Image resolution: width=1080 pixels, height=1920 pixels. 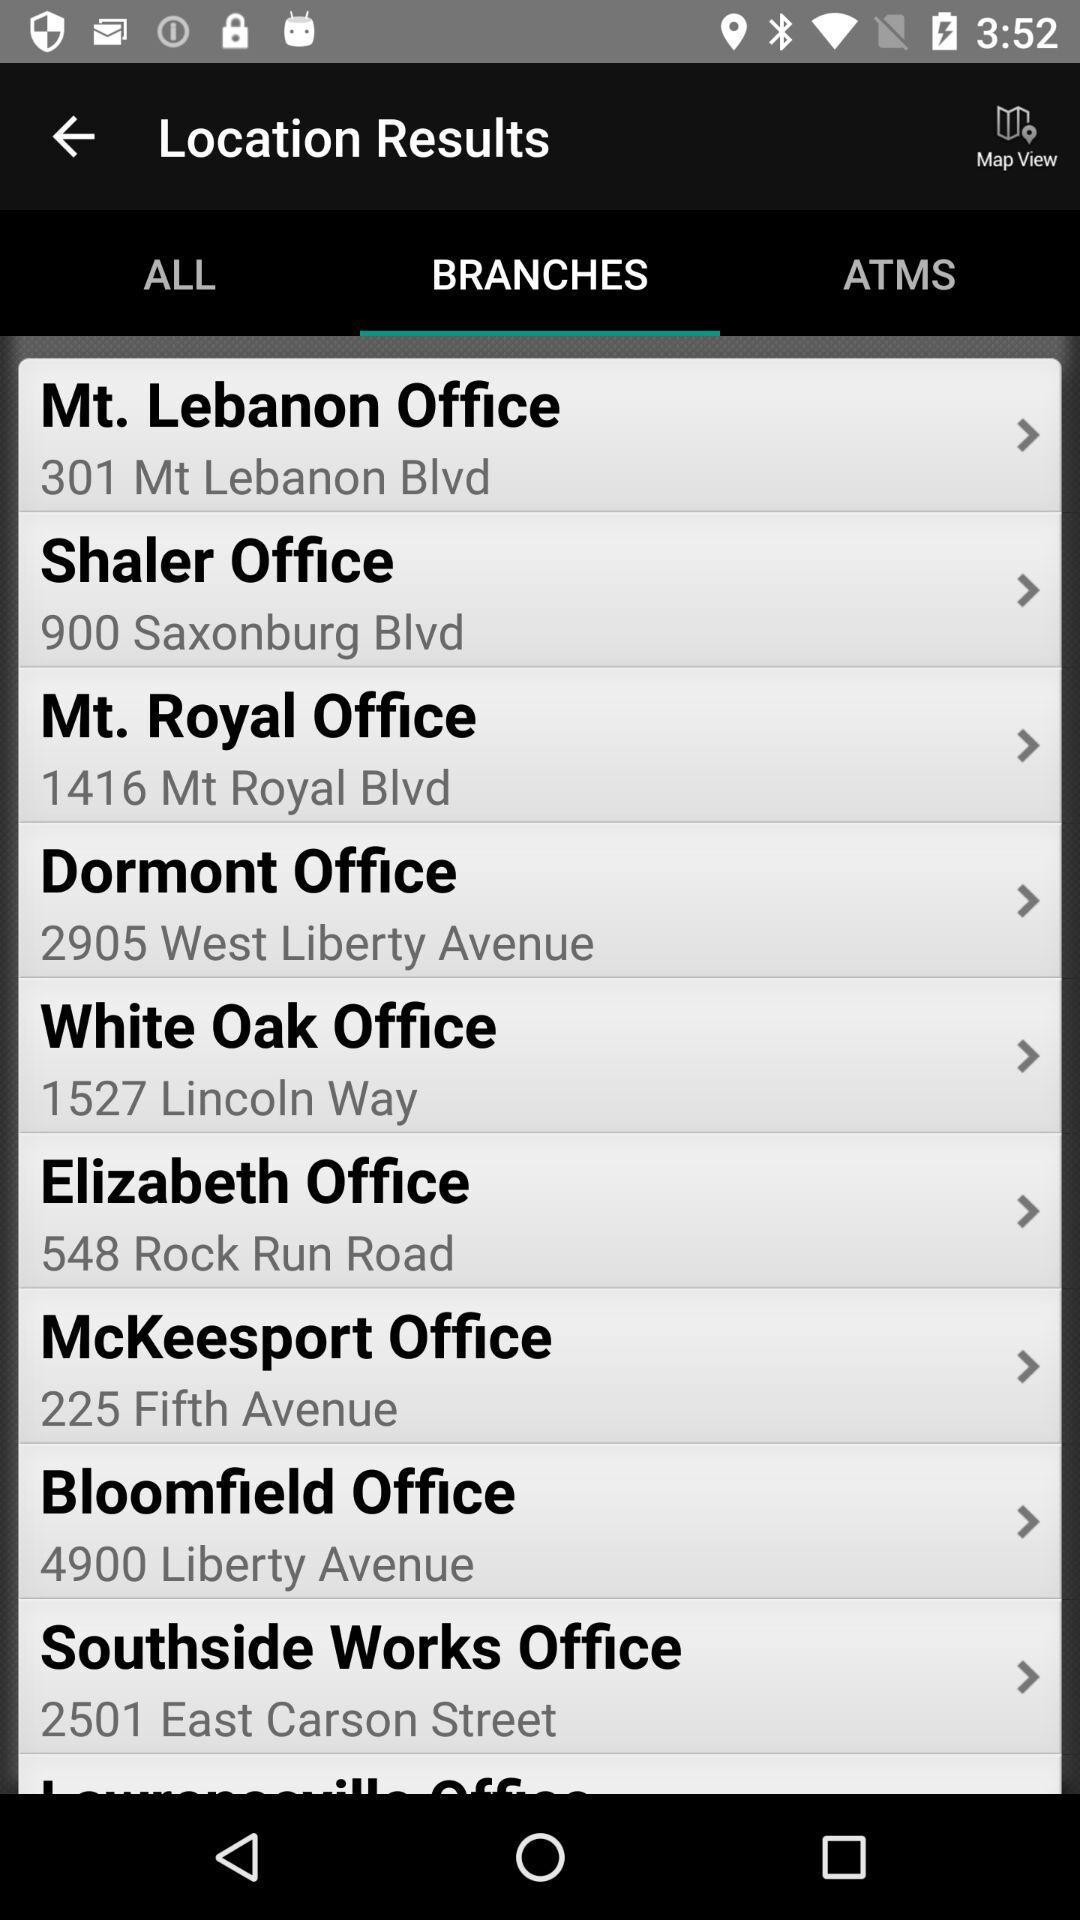 What do you see at coordinates (1017, 135) in the screenshot?
I see `icon to the right of location results` at bounding box center [1017, 135].